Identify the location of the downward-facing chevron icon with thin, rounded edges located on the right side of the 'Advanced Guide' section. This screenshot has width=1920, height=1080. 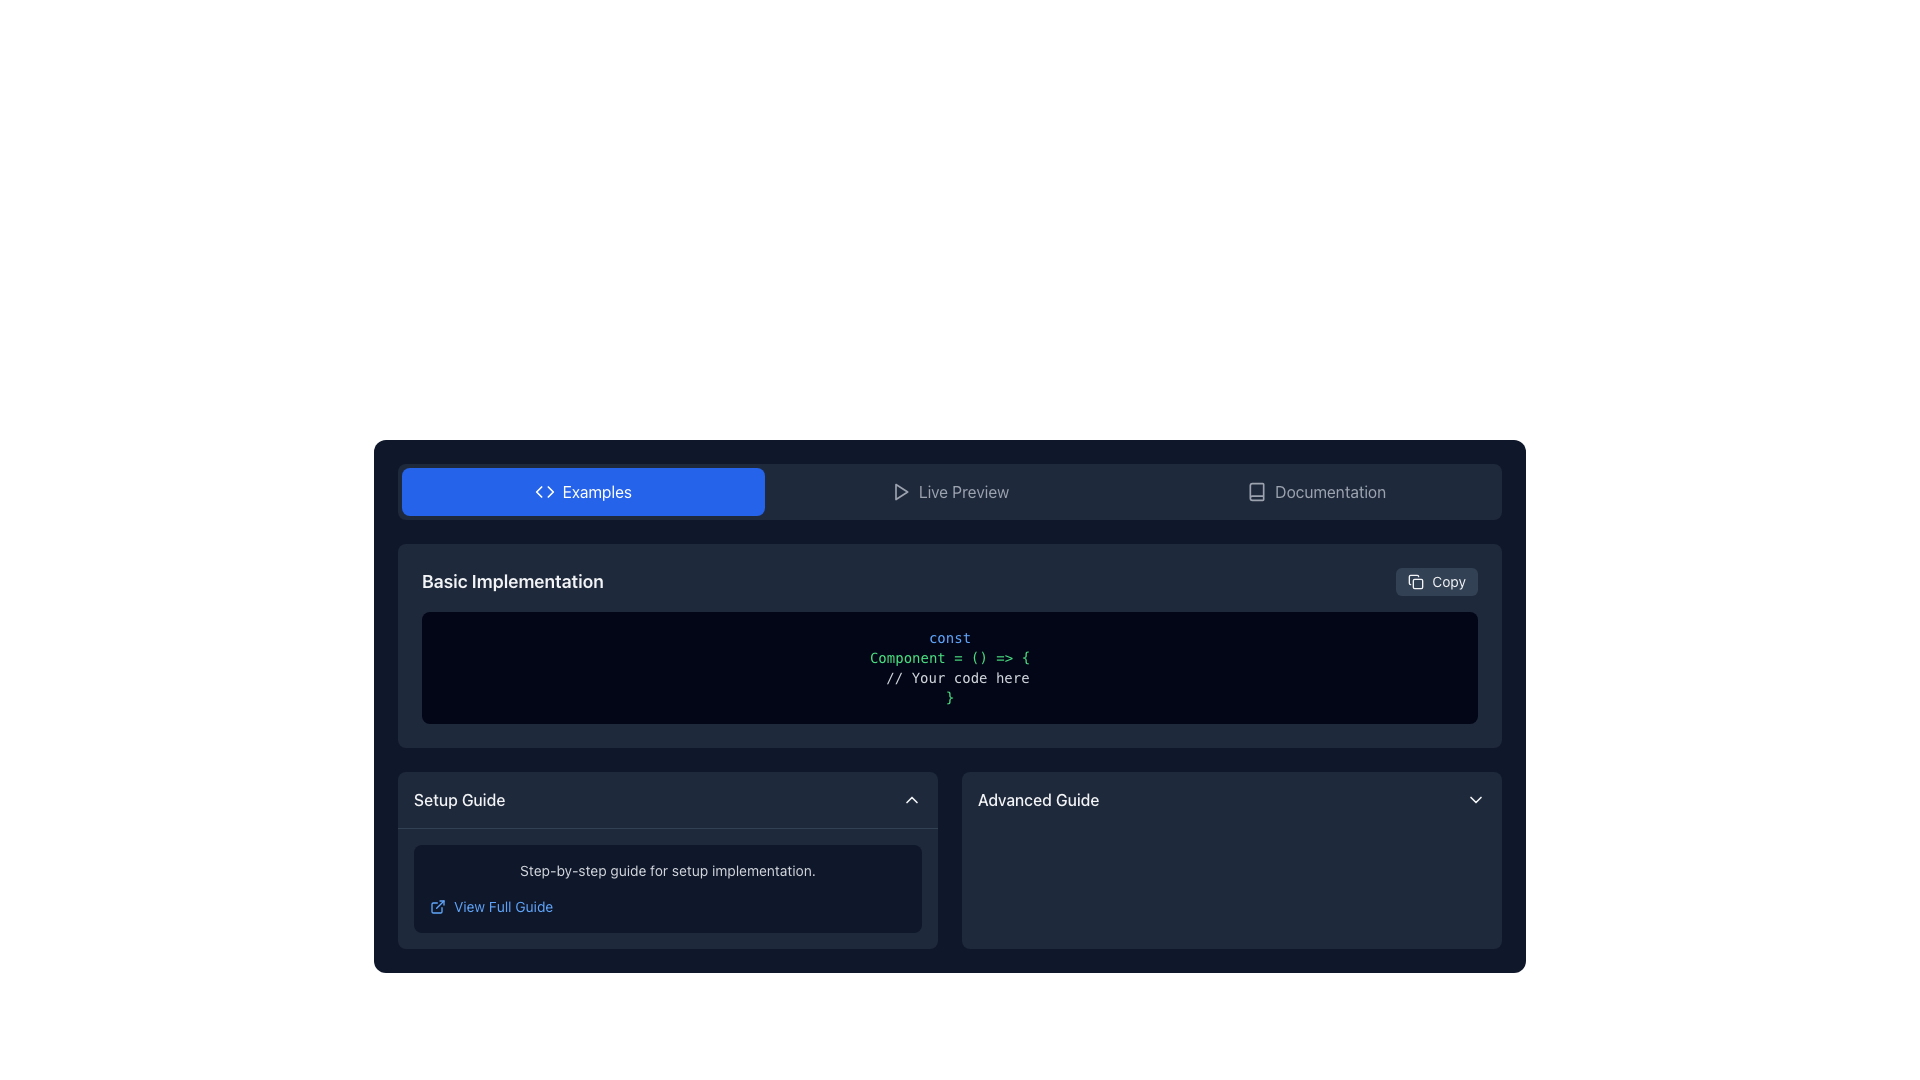
(1476, 798).